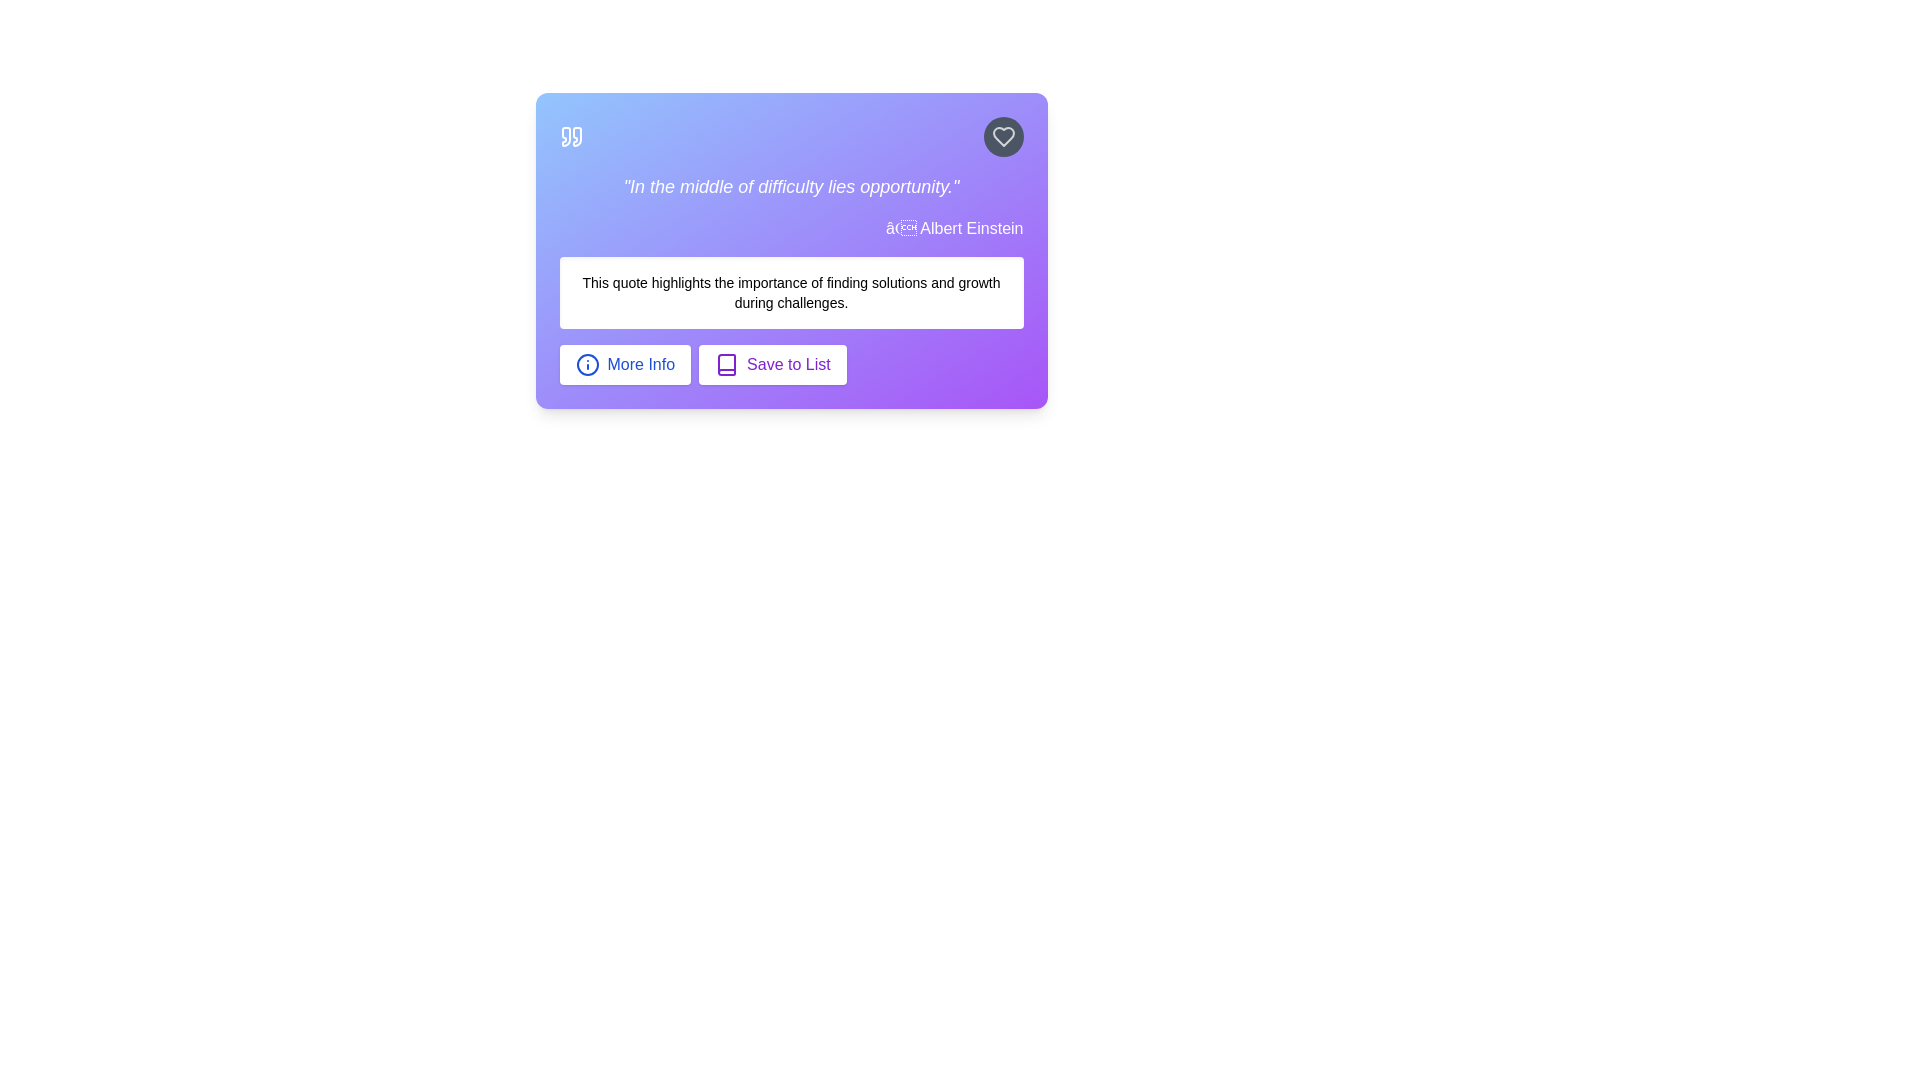  What do you see at coordinates (586, 365) in the screenshot?
I see `the outer circular shape of the information icon, which serves as the base outline element of the SVG graphics` at bounding box center [586, 365].